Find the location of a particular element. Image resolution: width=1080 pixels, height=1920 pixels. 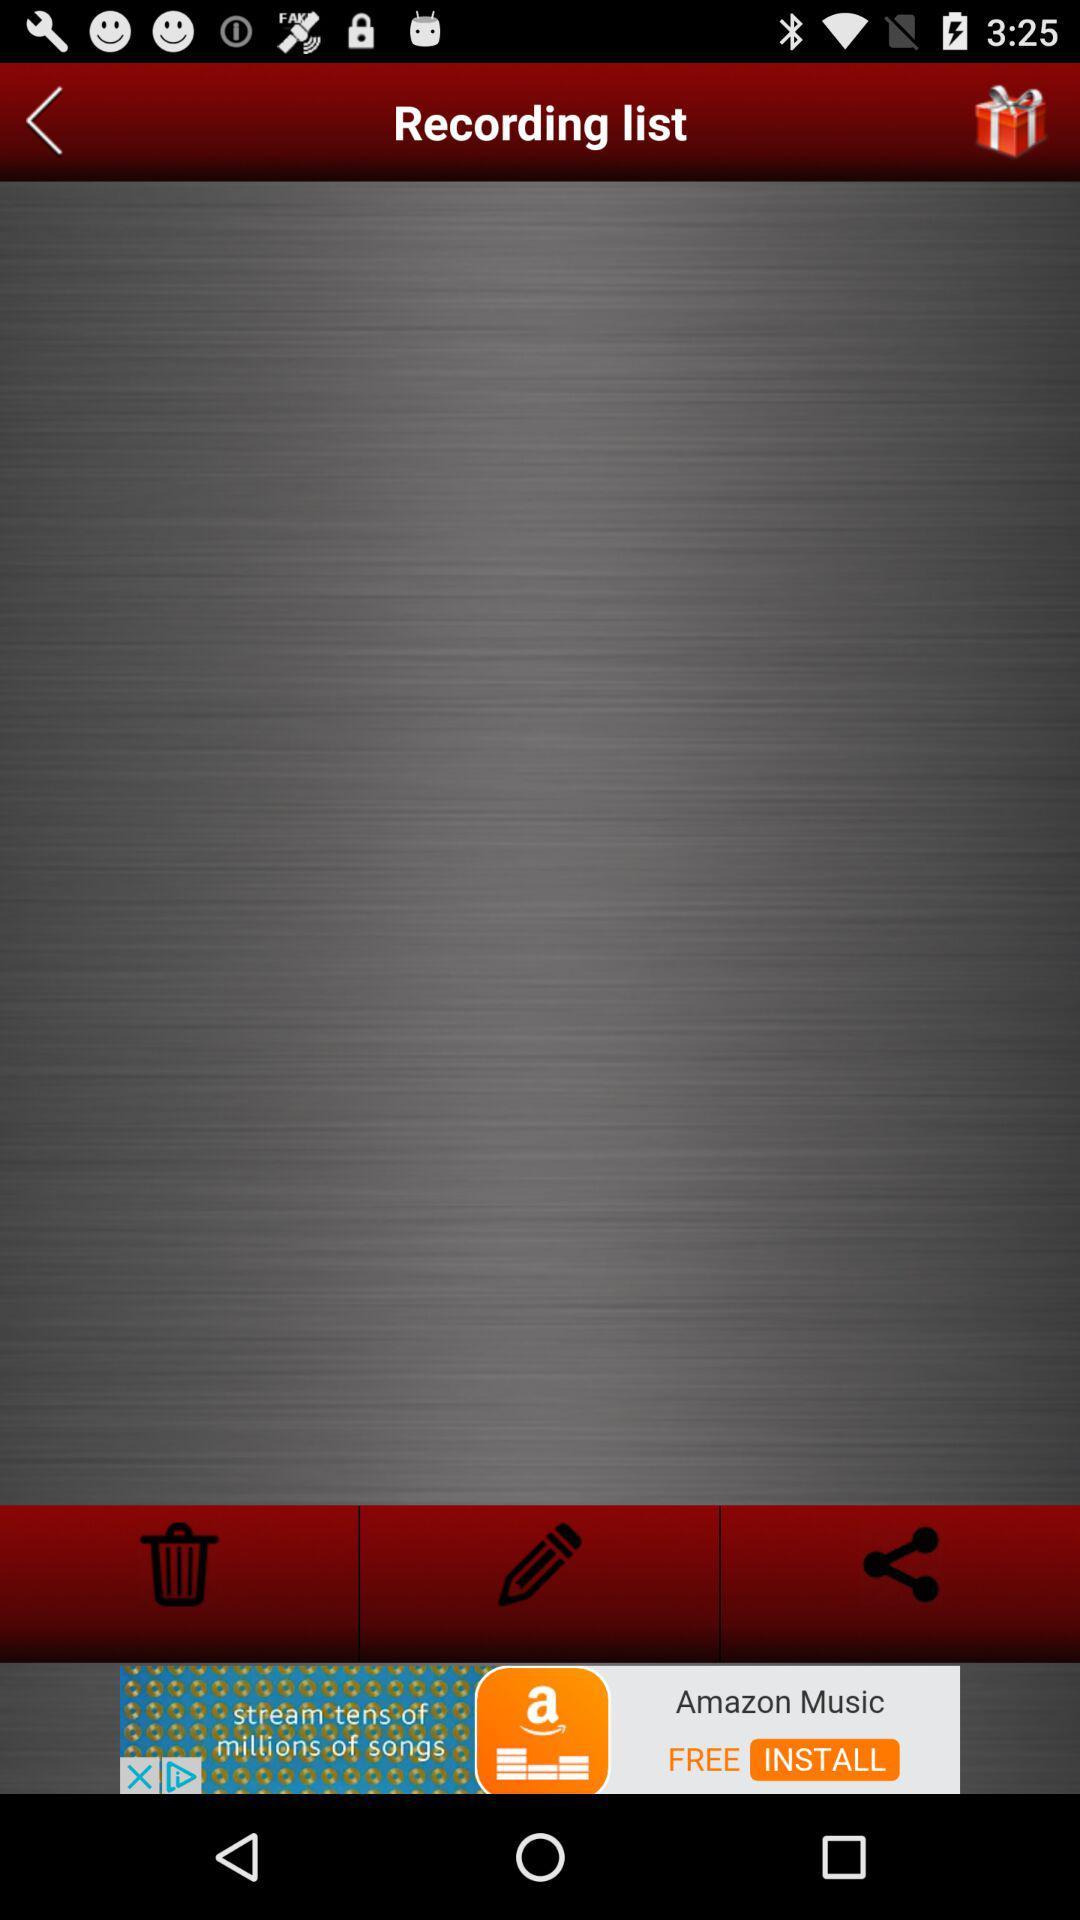

rite page is located at coordinates (538, 1563).